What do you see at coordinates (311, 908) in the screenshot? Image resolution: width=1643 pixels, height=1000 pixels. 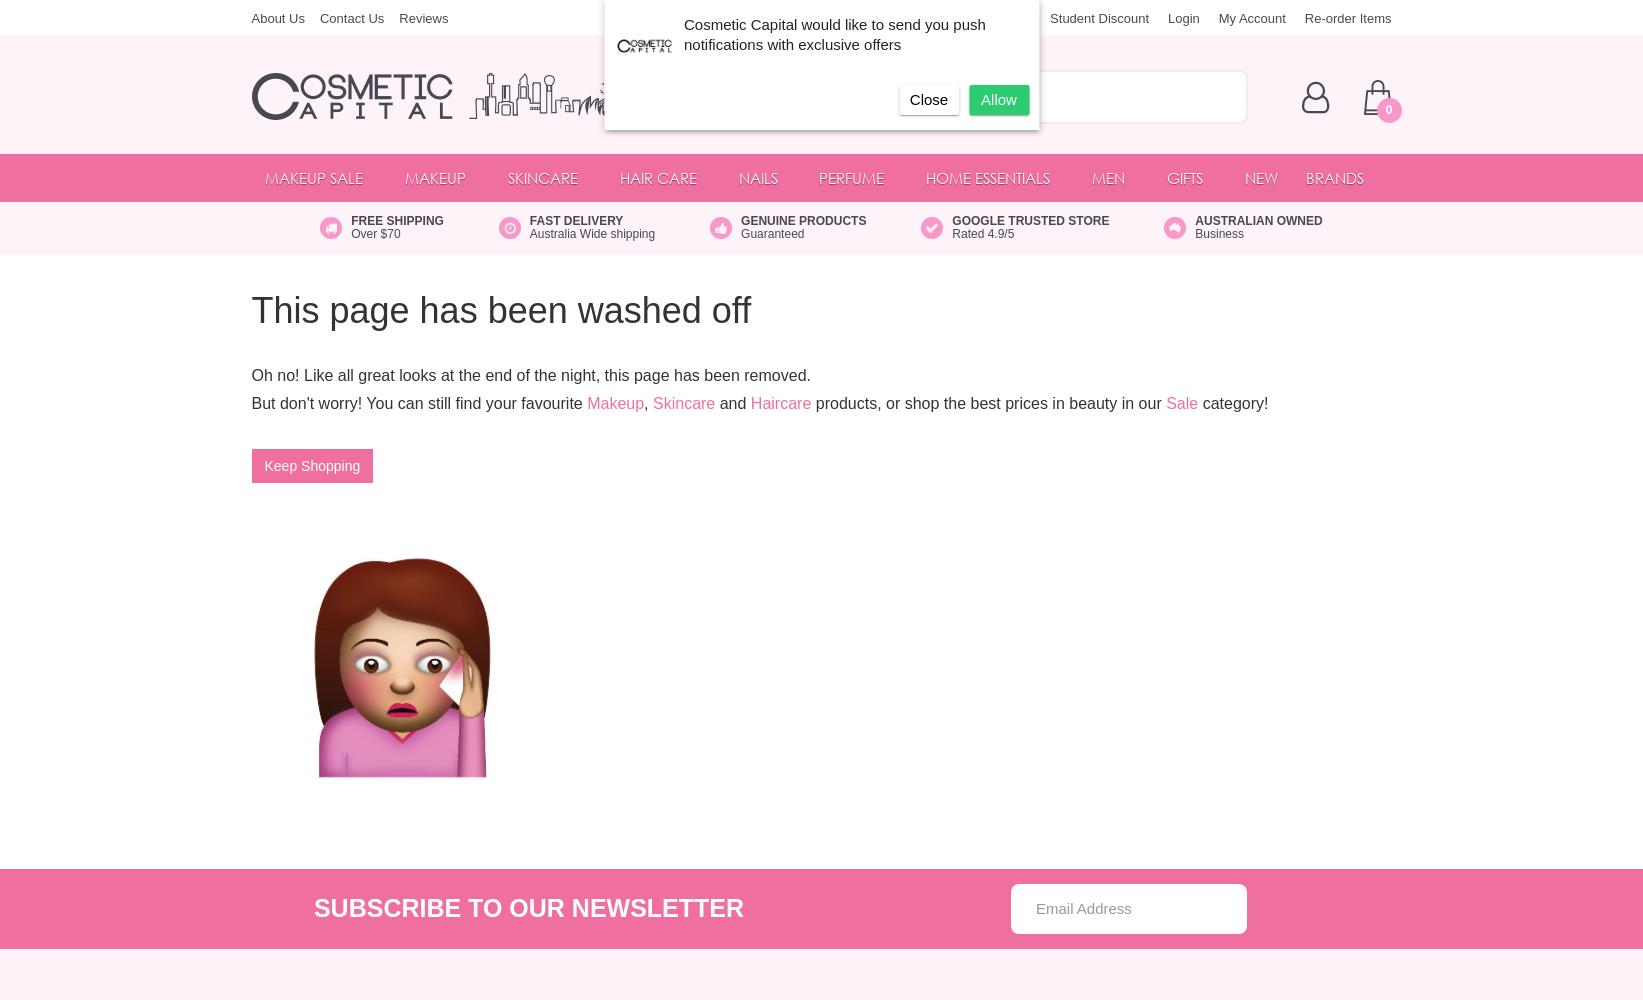 I see `'Subscribe to our newsletter'` at bounding box center [311, 908].